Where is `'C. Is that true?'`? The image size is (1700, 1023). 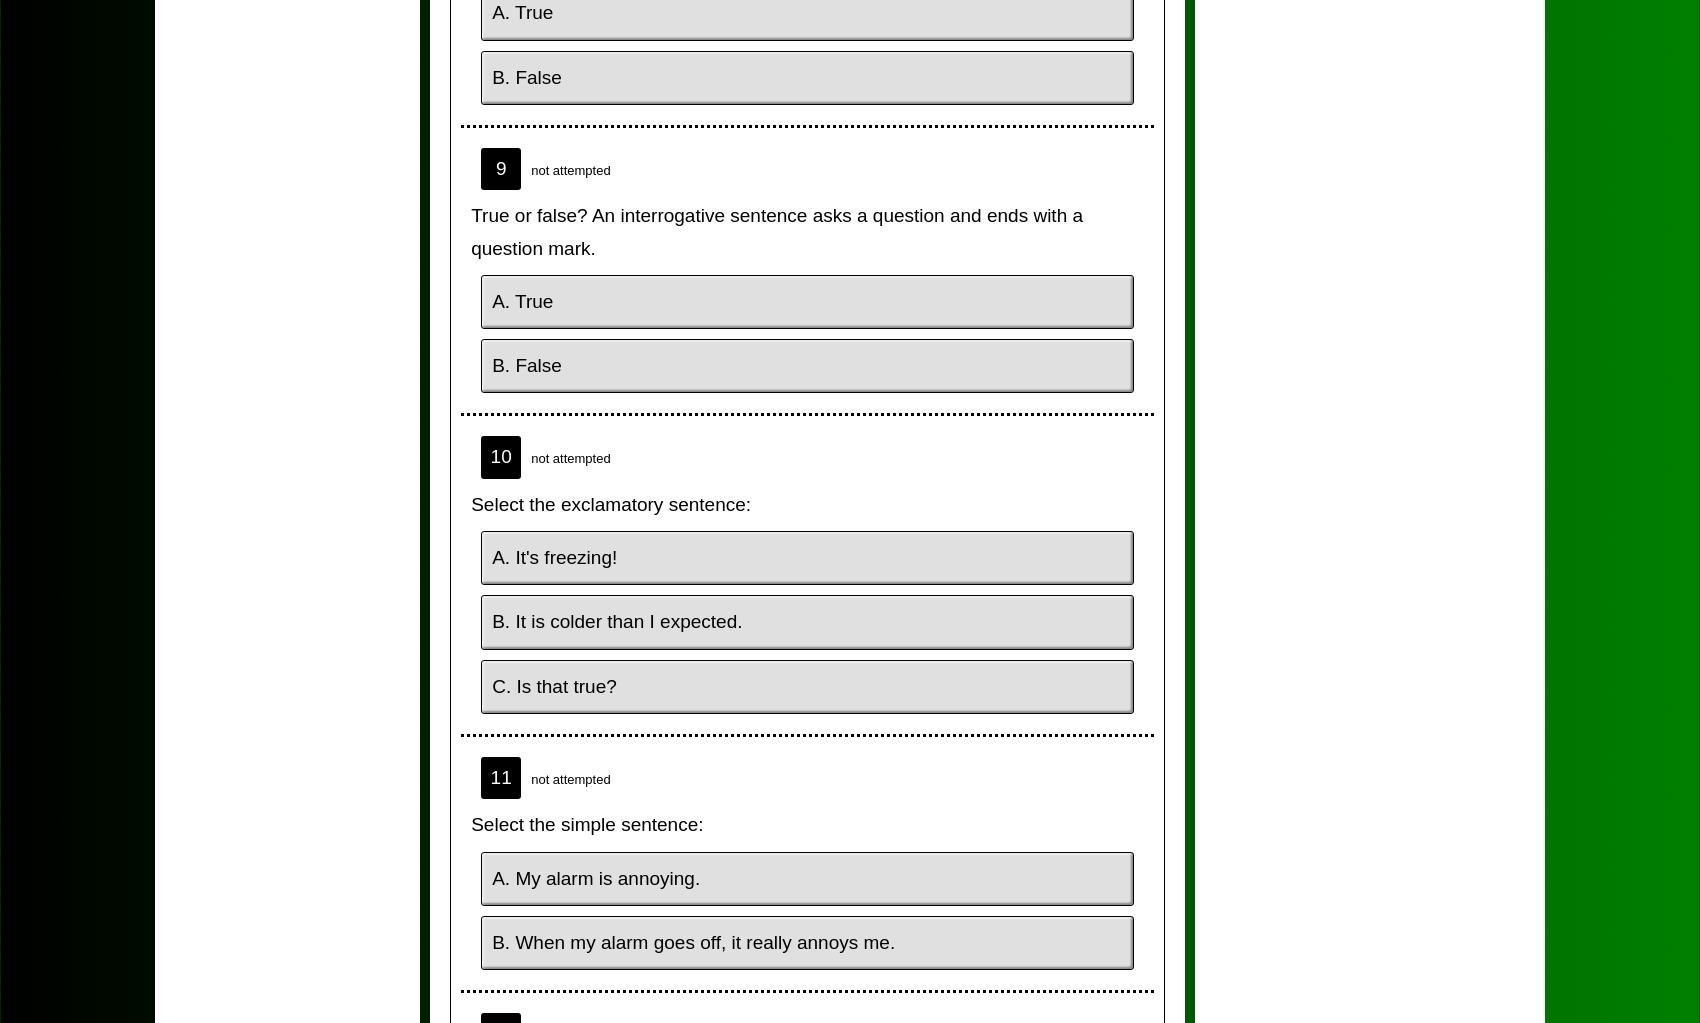
'C. Is that true?' is located at coordinates (553, 684).